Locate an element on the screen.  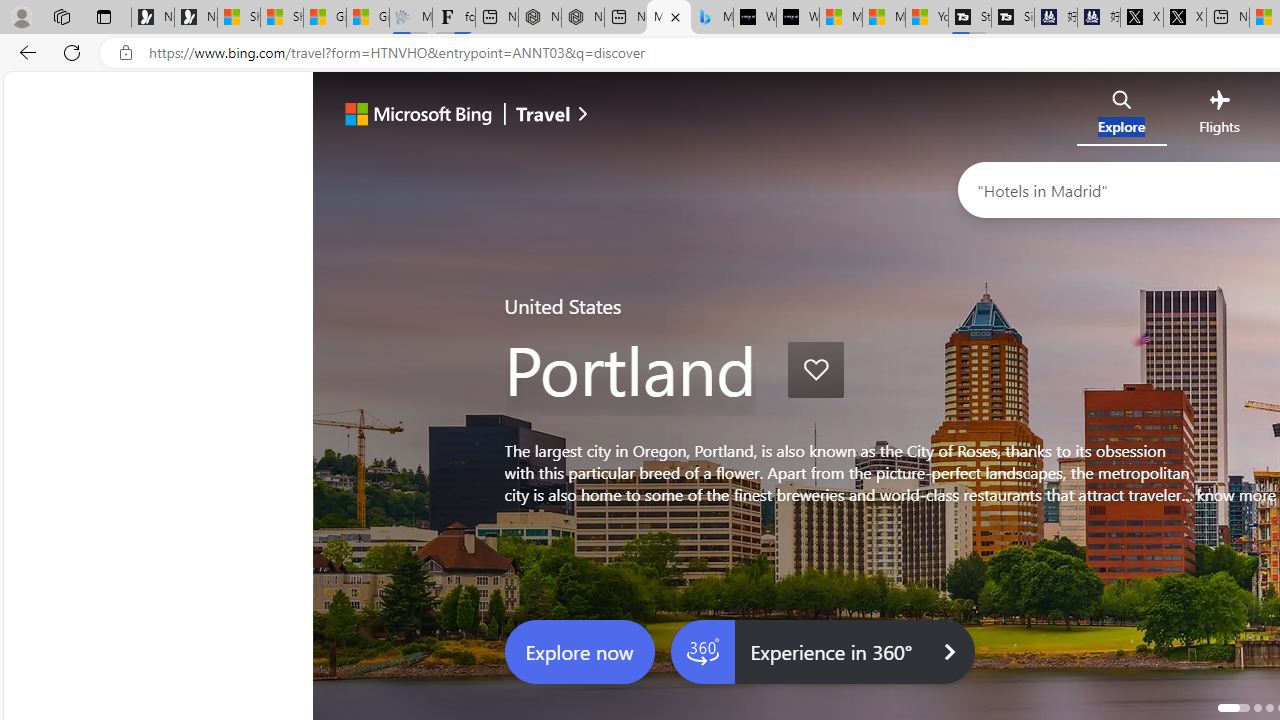
'Gilma and Hector both pose tropical trouble for Hawaii' is located at coordinates (368, 17).